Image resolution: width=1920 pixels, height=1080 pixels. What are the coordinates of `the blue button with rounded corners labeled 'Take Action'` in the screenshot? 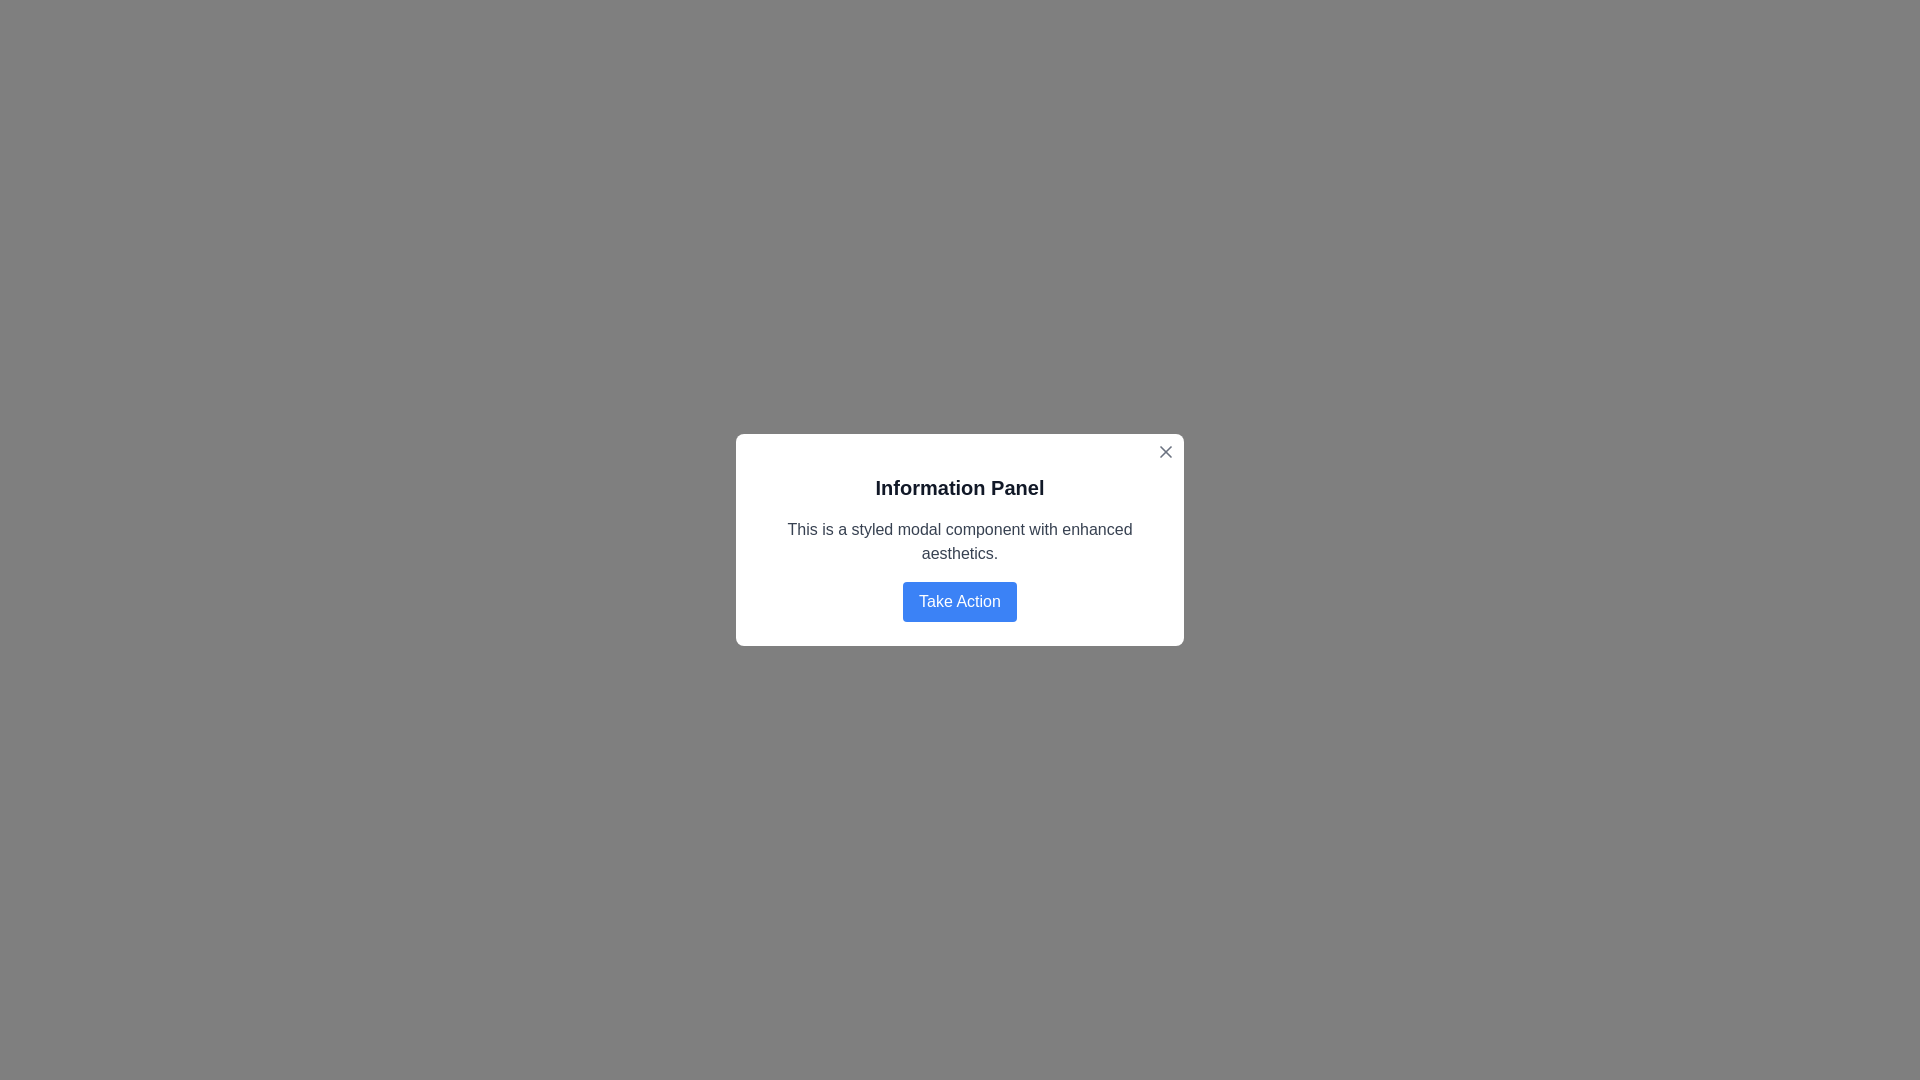 It's located at (960, 600).